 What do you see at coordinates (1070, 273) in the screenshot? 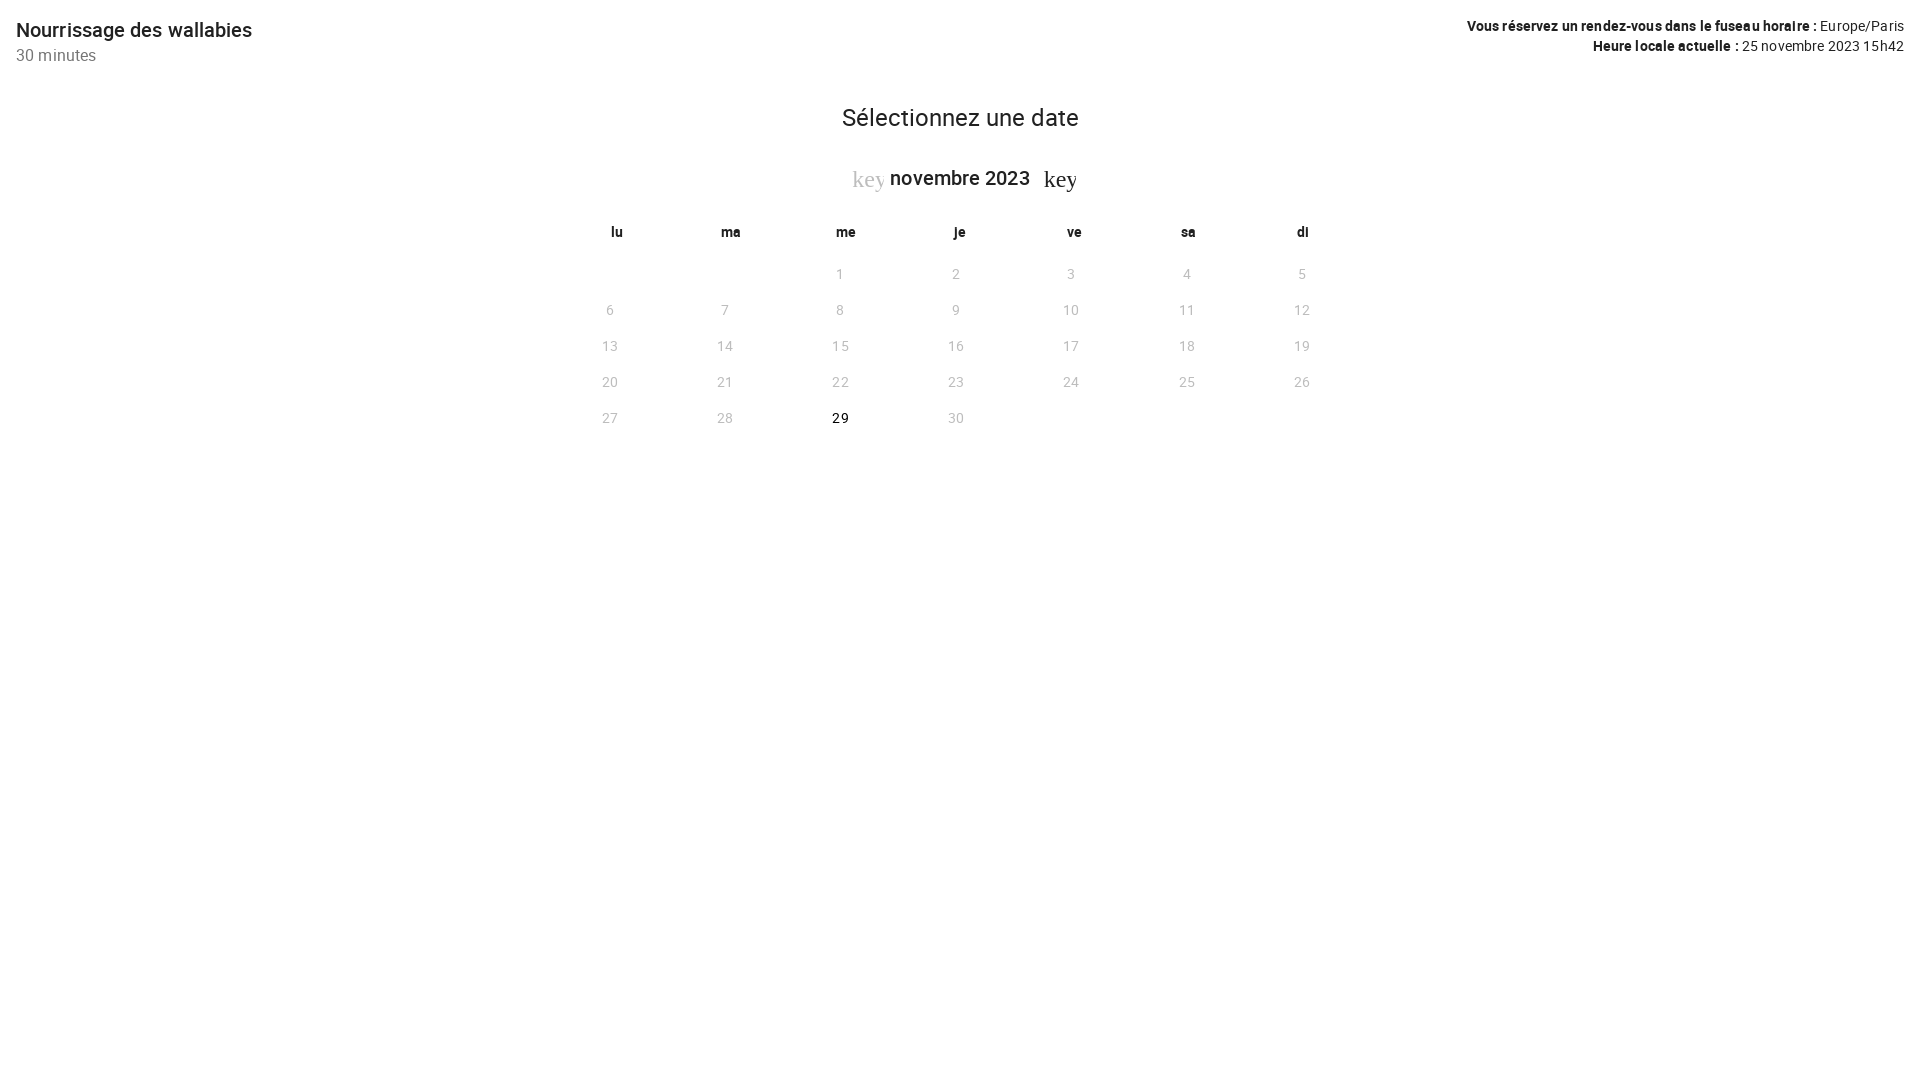
I see `'3'` at bounding box center [1070, 273].